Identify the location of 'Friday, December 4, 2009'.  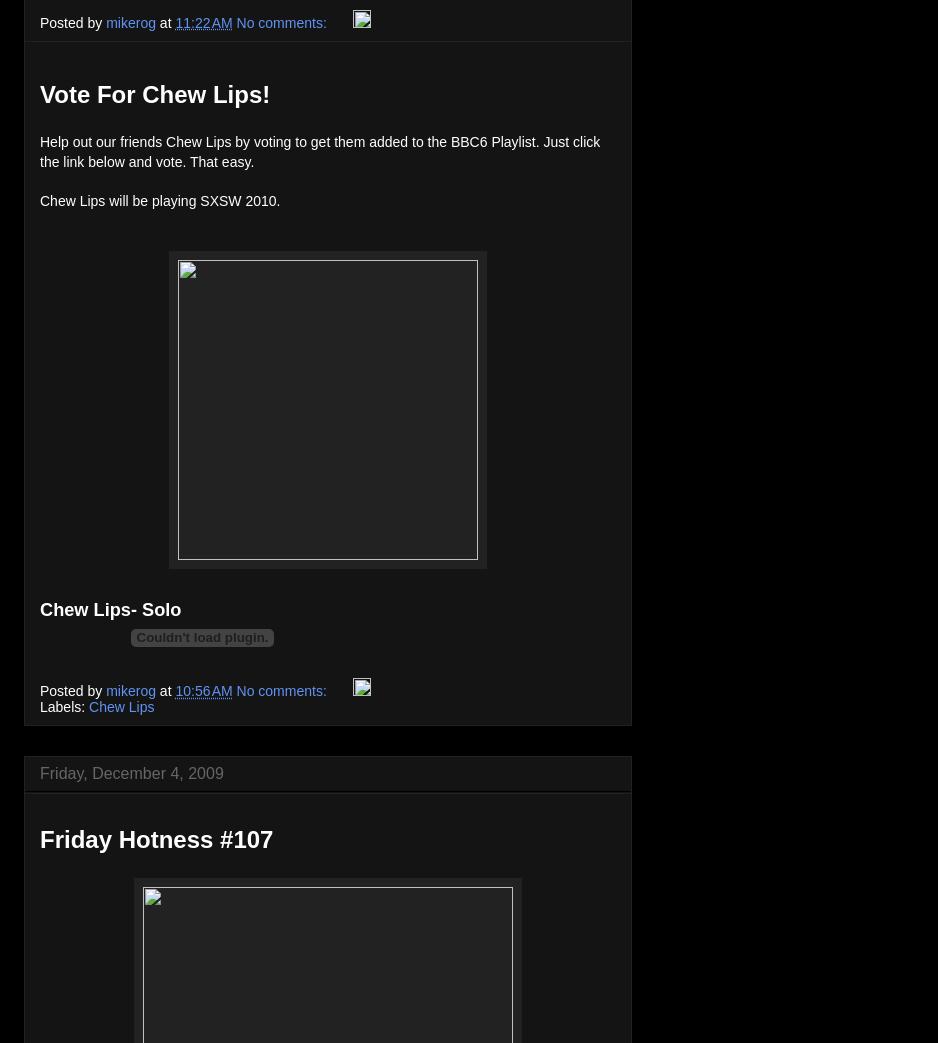
(38, 772).